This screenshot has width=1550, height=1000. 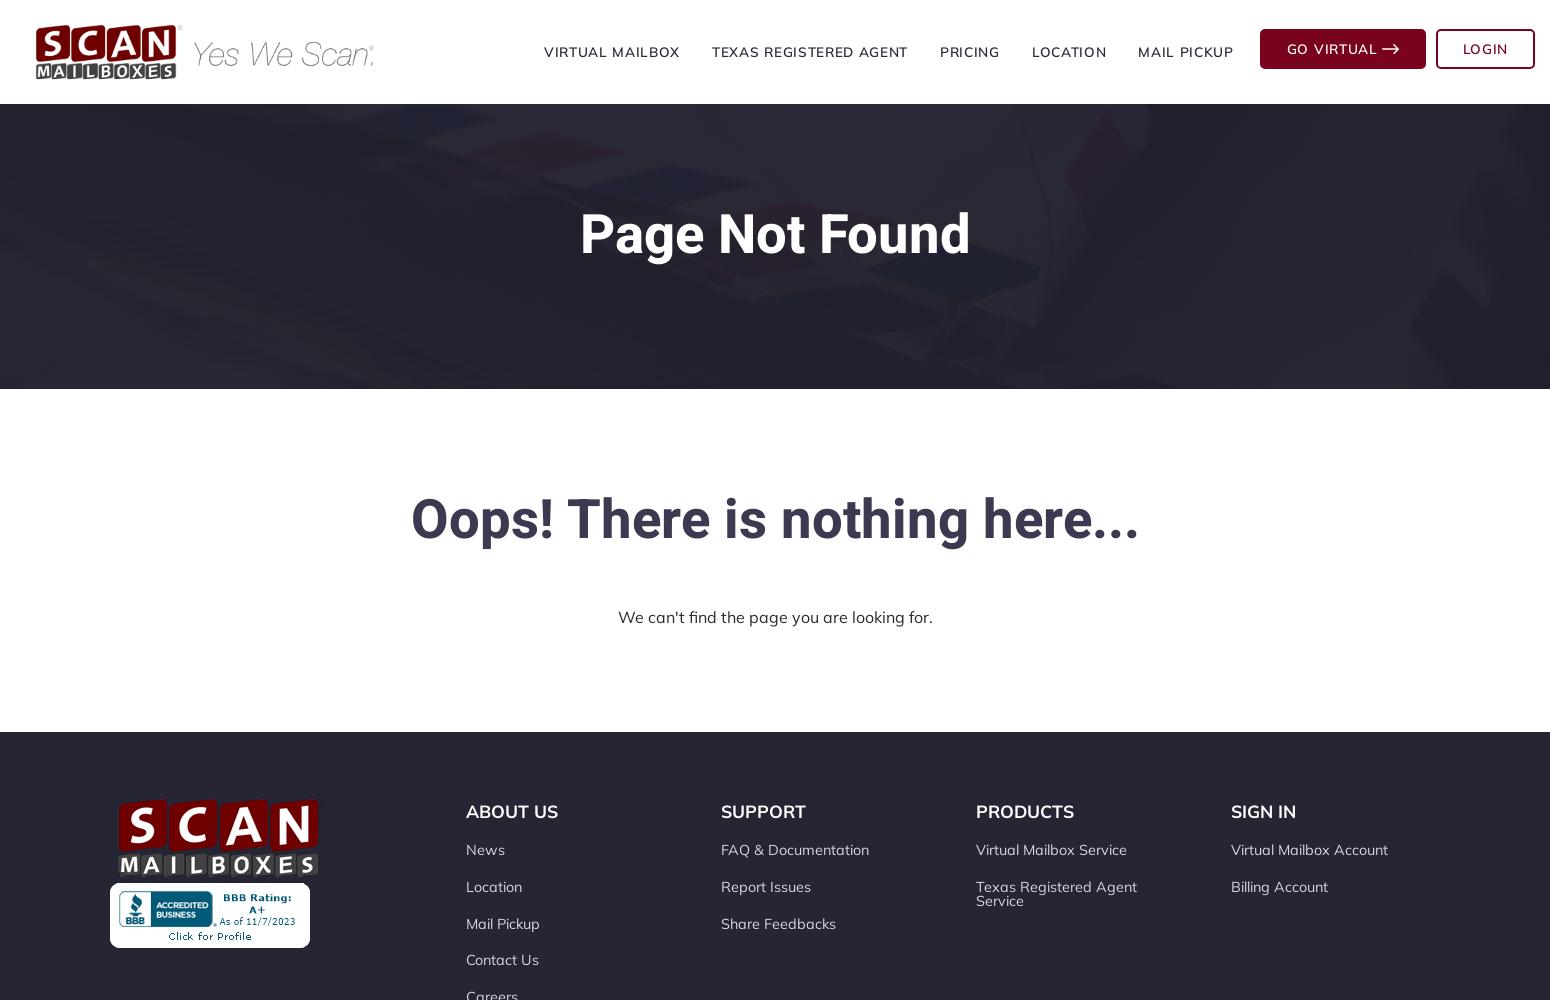 I want to click on 'About Us', so click(x=510, y=811).